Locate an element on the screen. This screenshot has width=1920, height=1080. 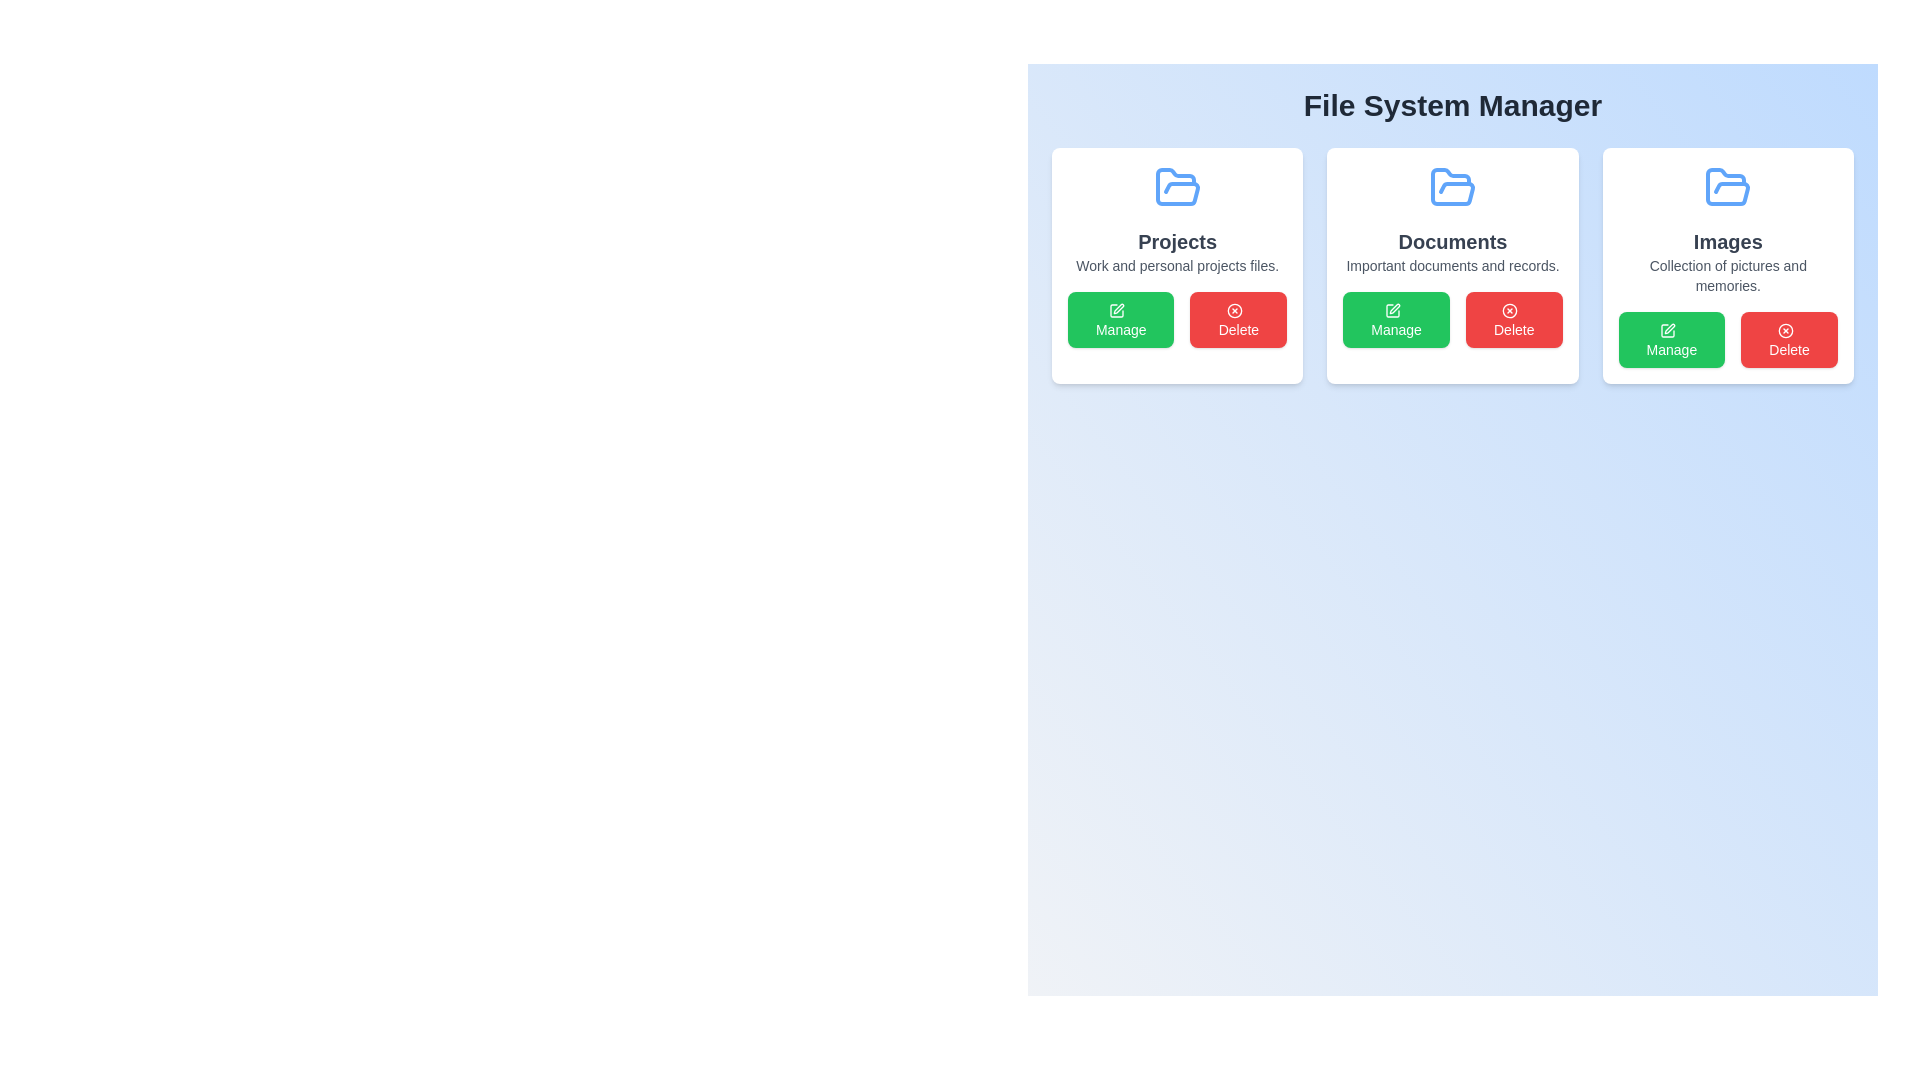
the centered text label displaying 'File System Manager' in bold, dark gray font at the top-center of the user interface is located at coordinates (1453, 105).